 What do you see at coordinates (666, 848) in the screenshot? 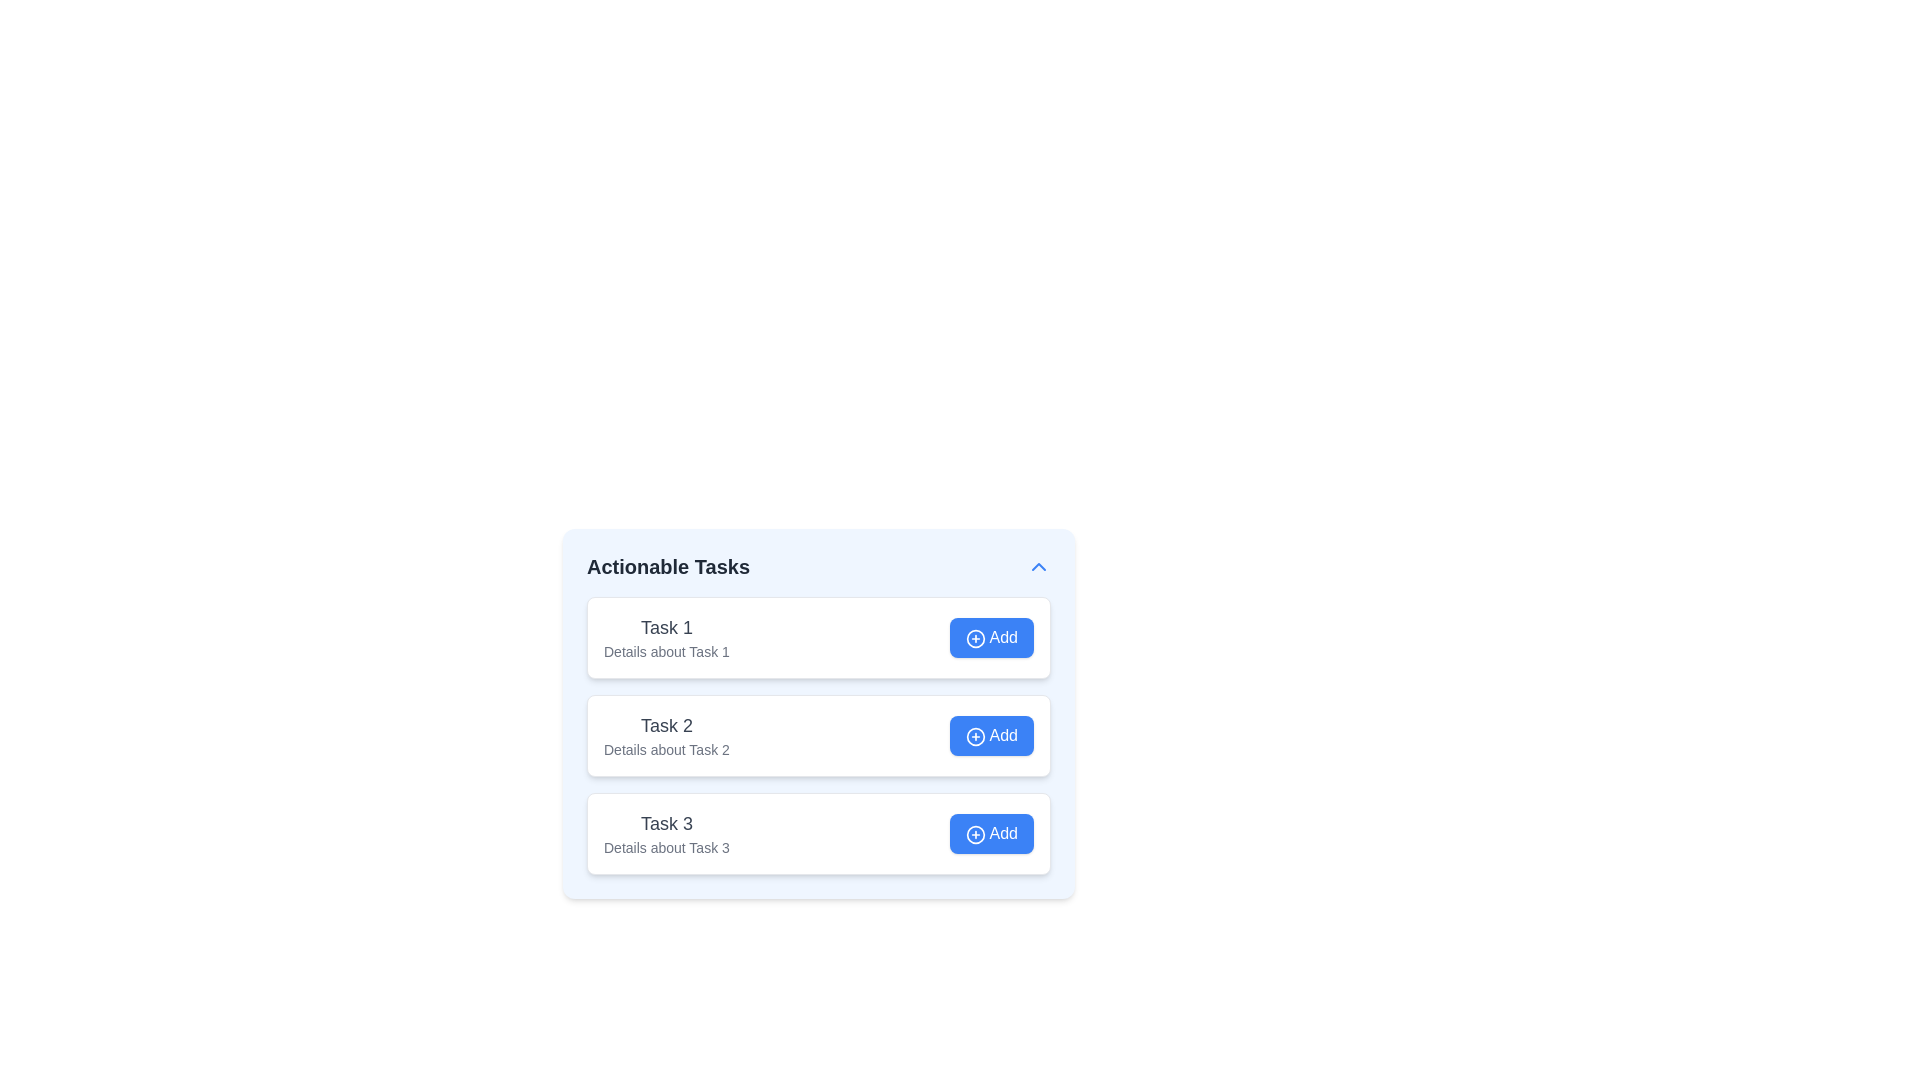
I see `the Text label that provides additional description about 'Task 3', located beneath the title text in the 'Actionable Tasks' panel` at bounding box center [666, 848].